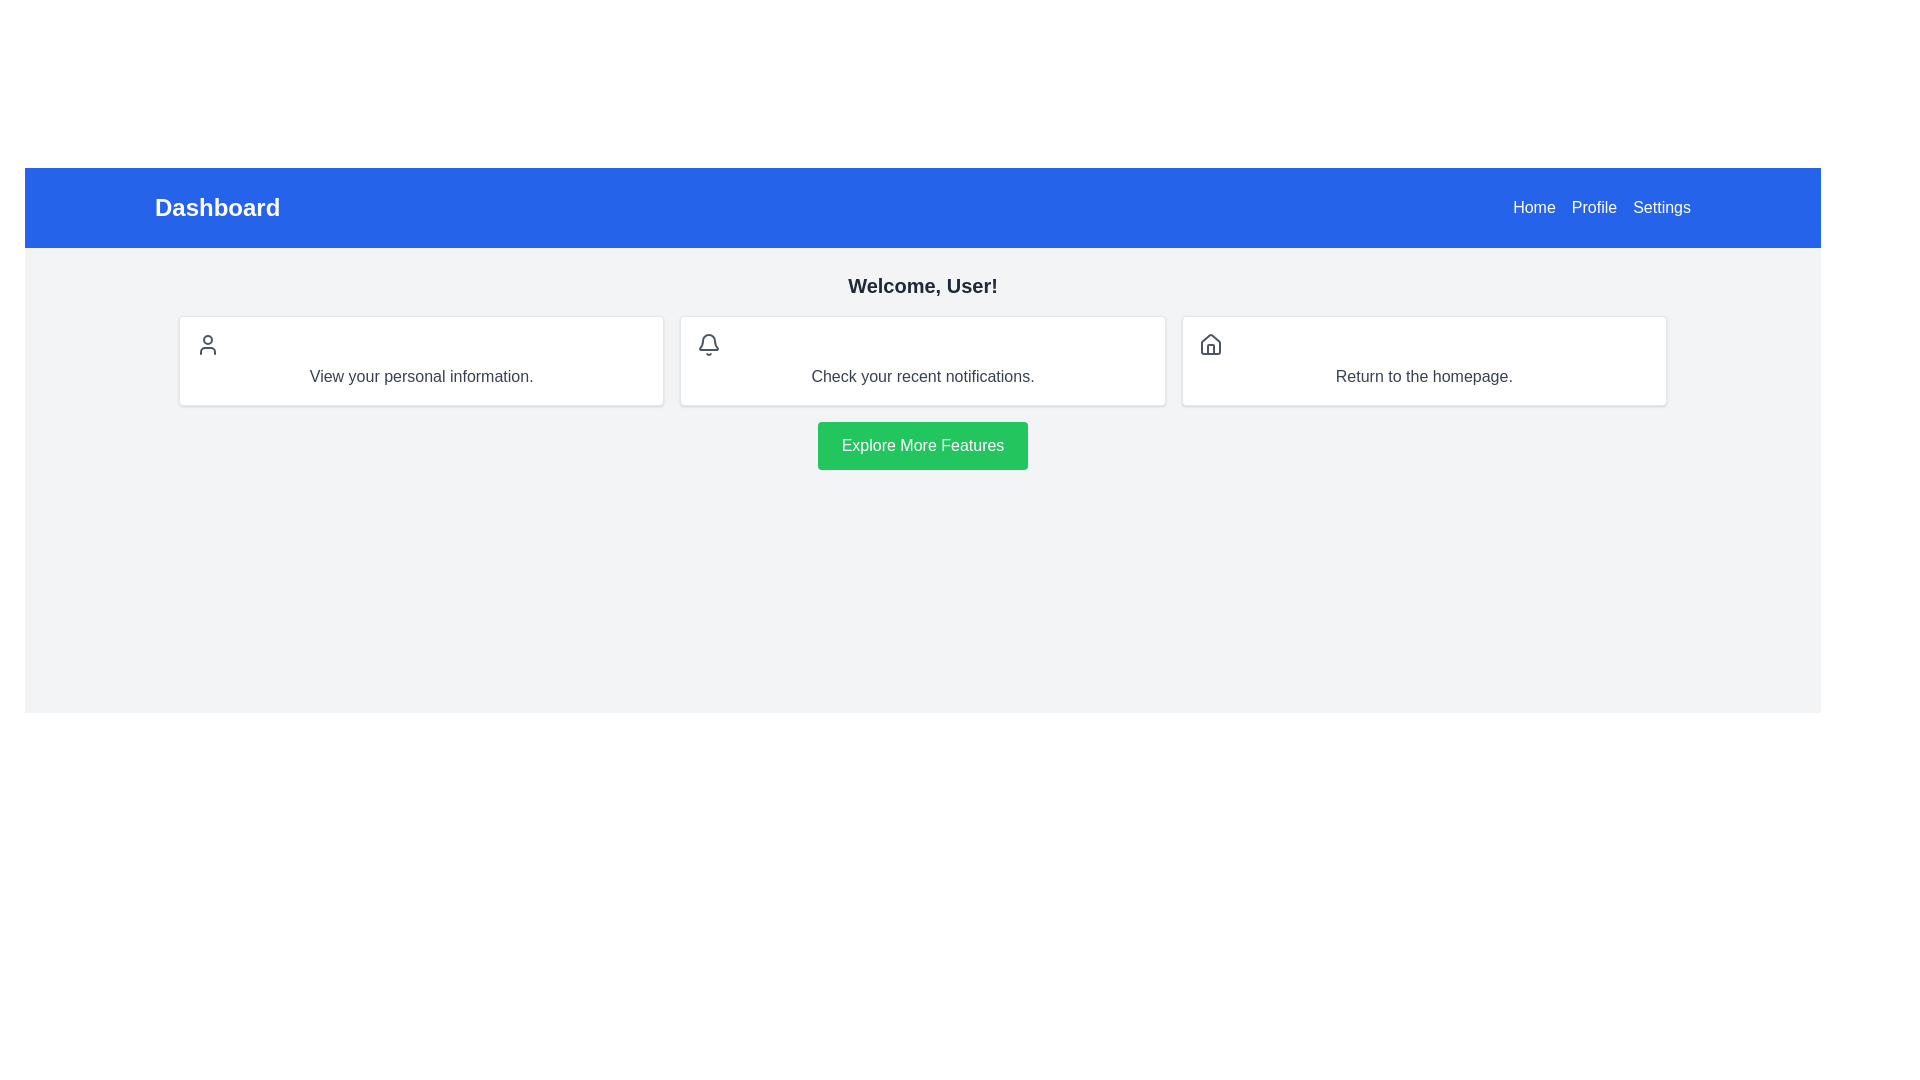 The image size is (1920, 1080). I want to click on the static text label located on the left side of the top navigation bar, which precedes the interactive links labeled 'Home', 'Profile', and 'Settings', so click(217, 208).